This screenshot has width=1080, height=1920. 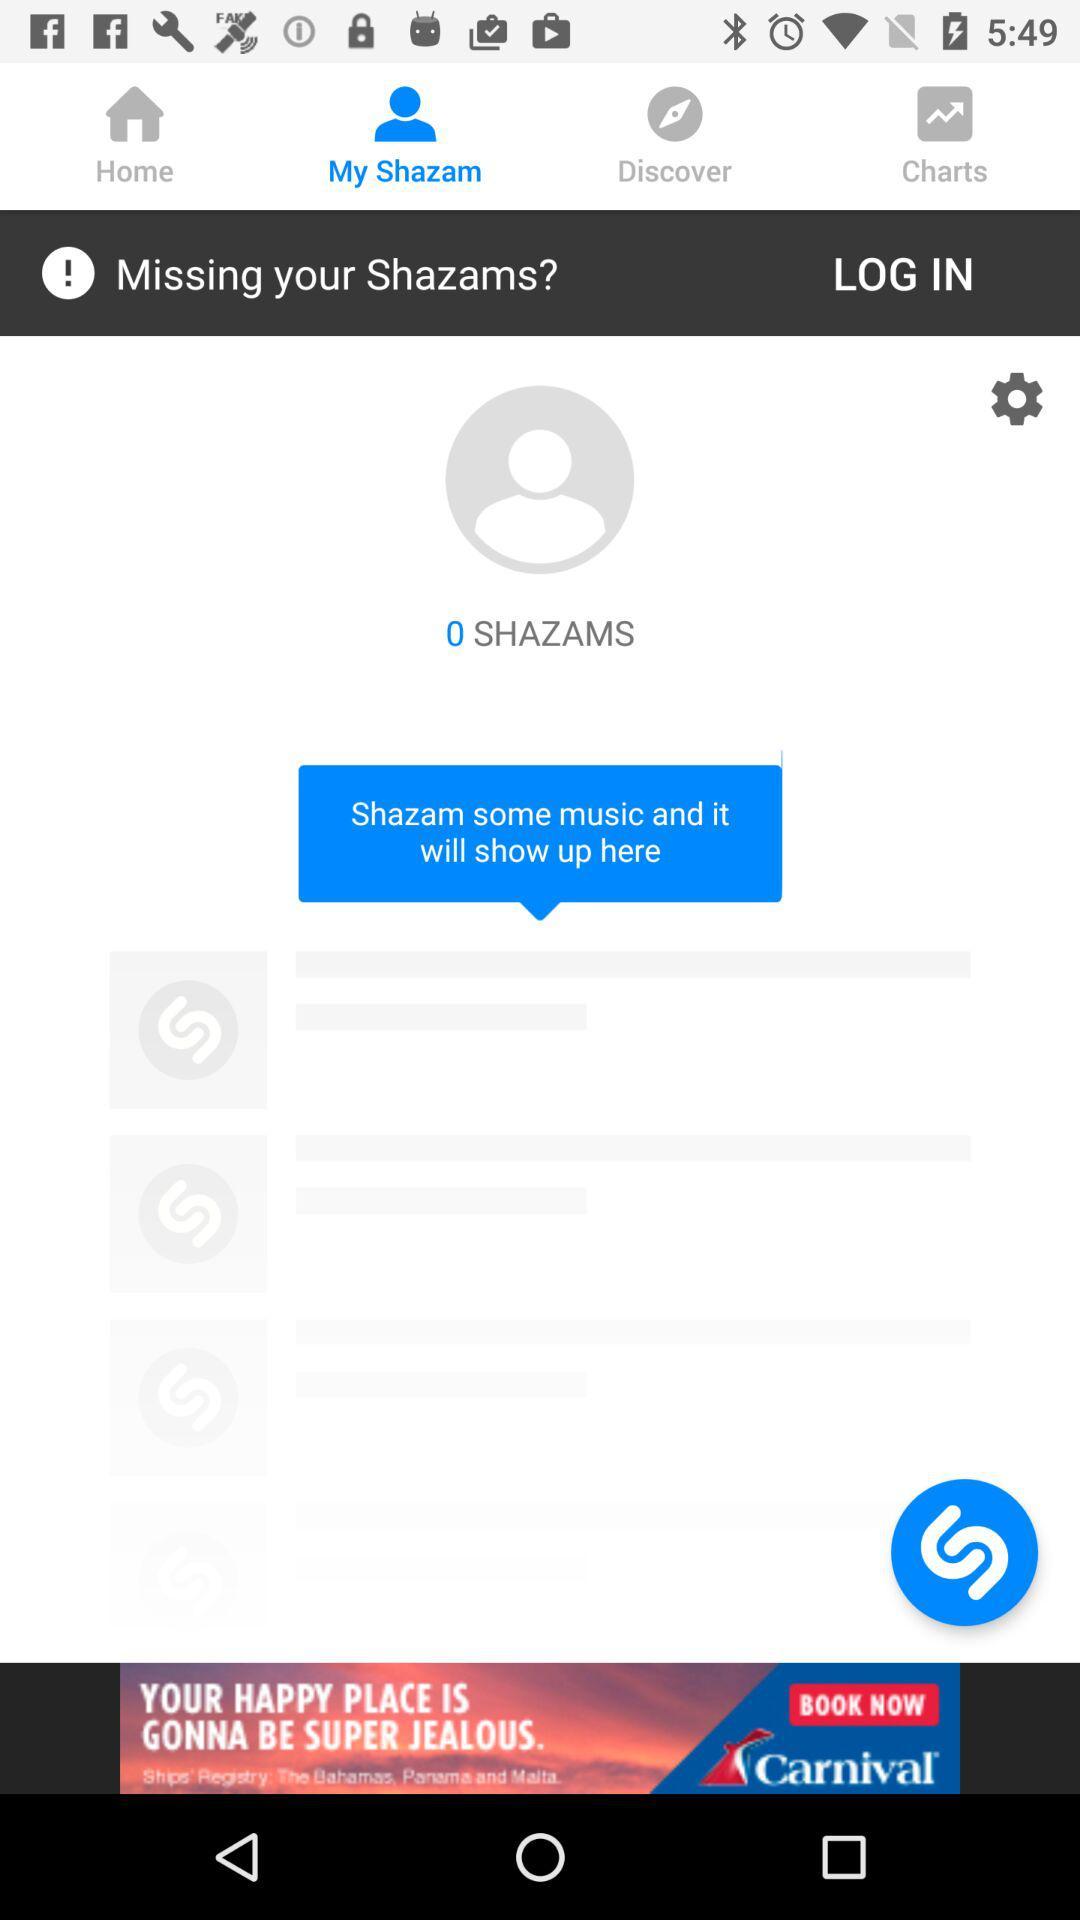 What do you see at coordinates (540, 480) in the screenshot?
I see `the avatar icon` at bounding box center [540, 480].